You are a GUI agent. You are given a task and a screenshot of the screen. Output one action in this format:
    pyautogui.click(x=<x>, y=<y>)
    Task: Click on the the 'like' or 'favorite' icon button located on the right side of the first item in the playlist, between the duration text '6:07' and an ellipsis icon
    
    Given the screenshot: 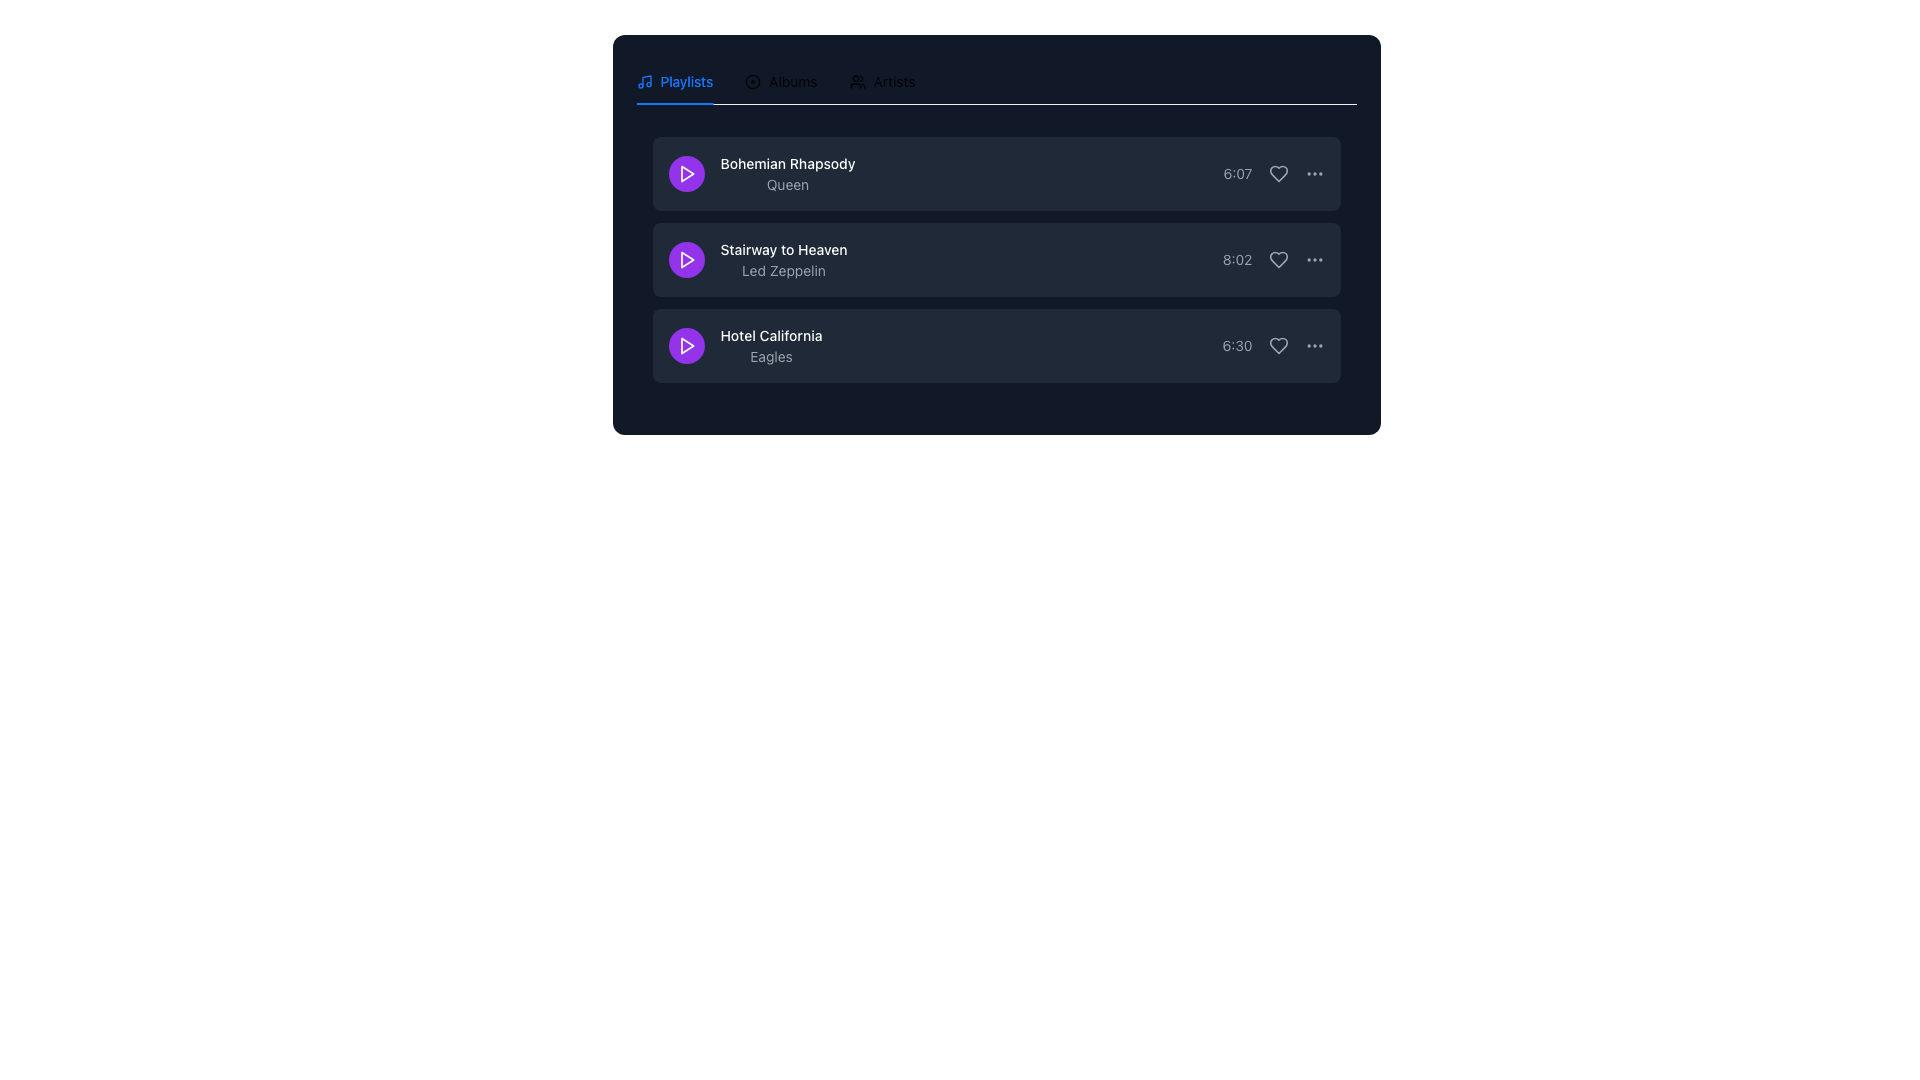 What is the action you would take?
    pyautogui.click(x=1272, y=172)
    